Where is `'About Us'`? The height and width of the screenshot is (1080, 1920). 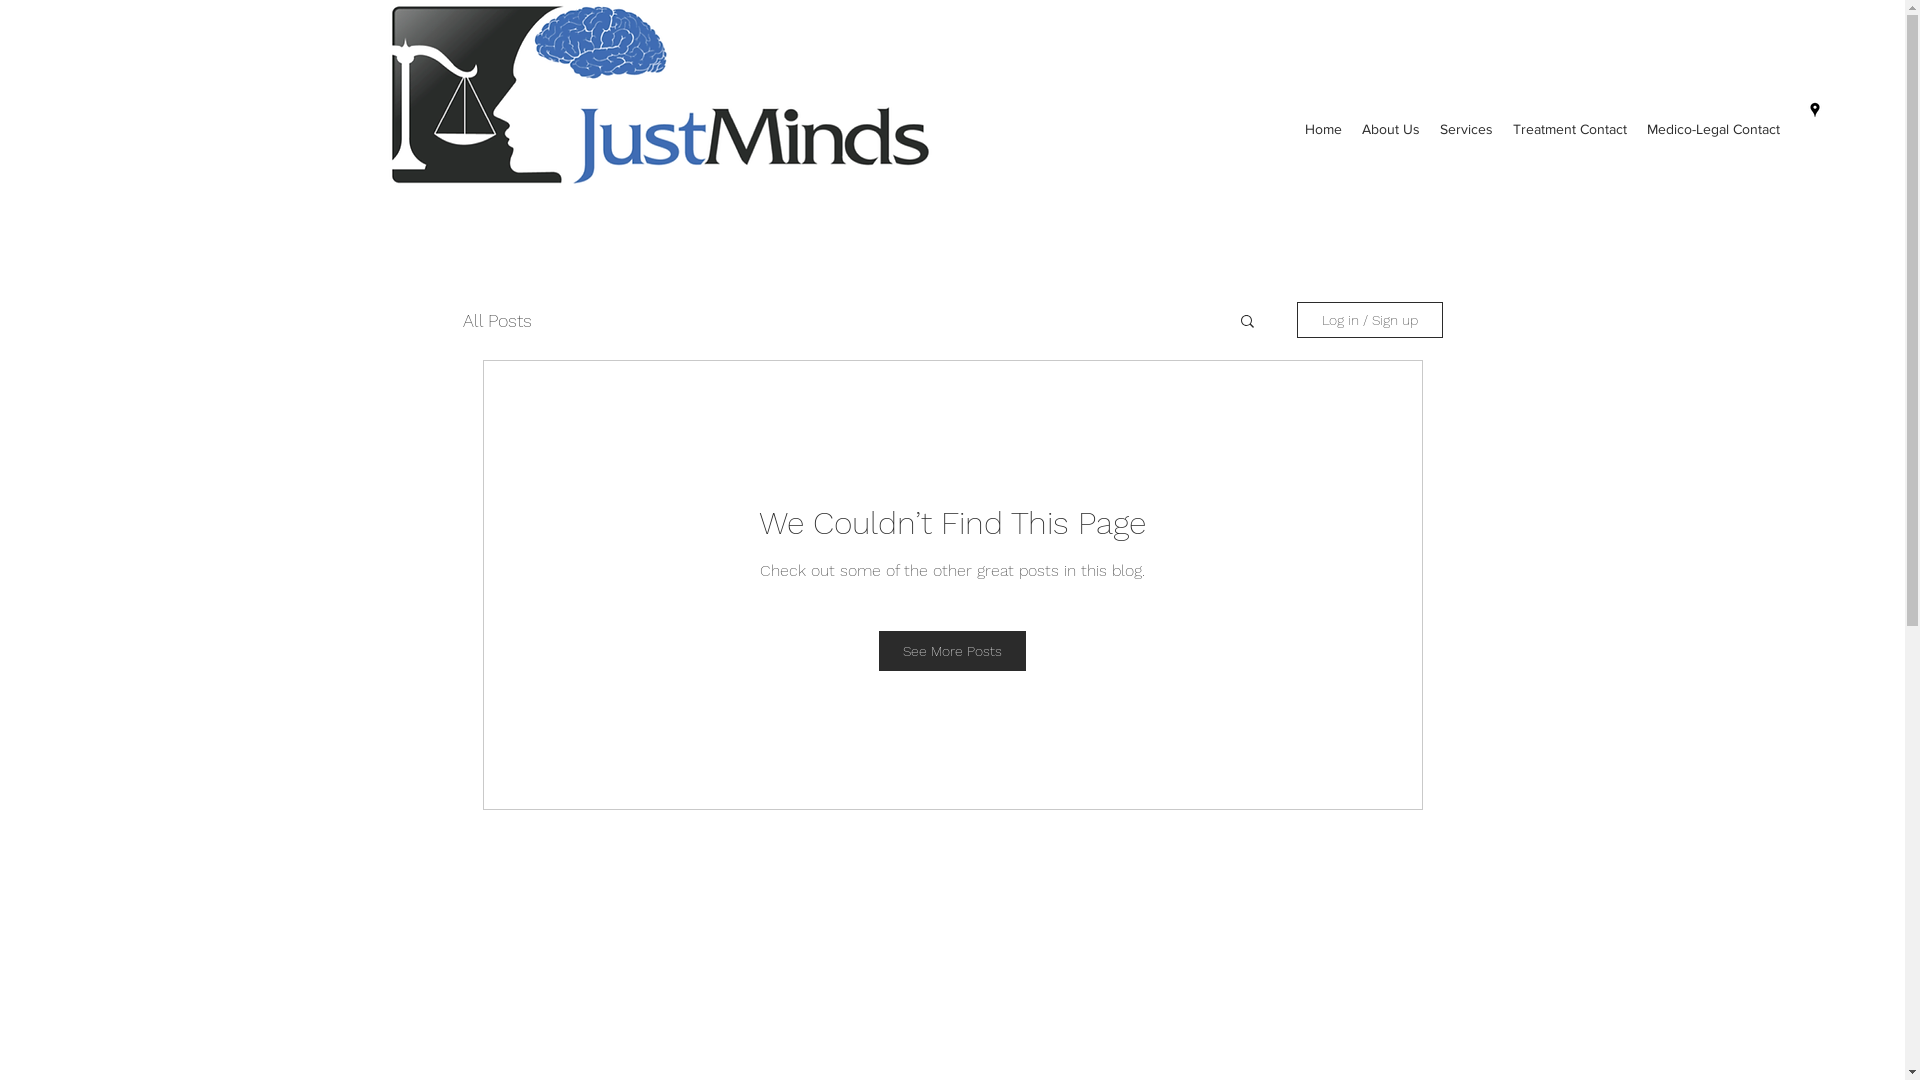 'About Us' is located at coordinates (1390, 129).